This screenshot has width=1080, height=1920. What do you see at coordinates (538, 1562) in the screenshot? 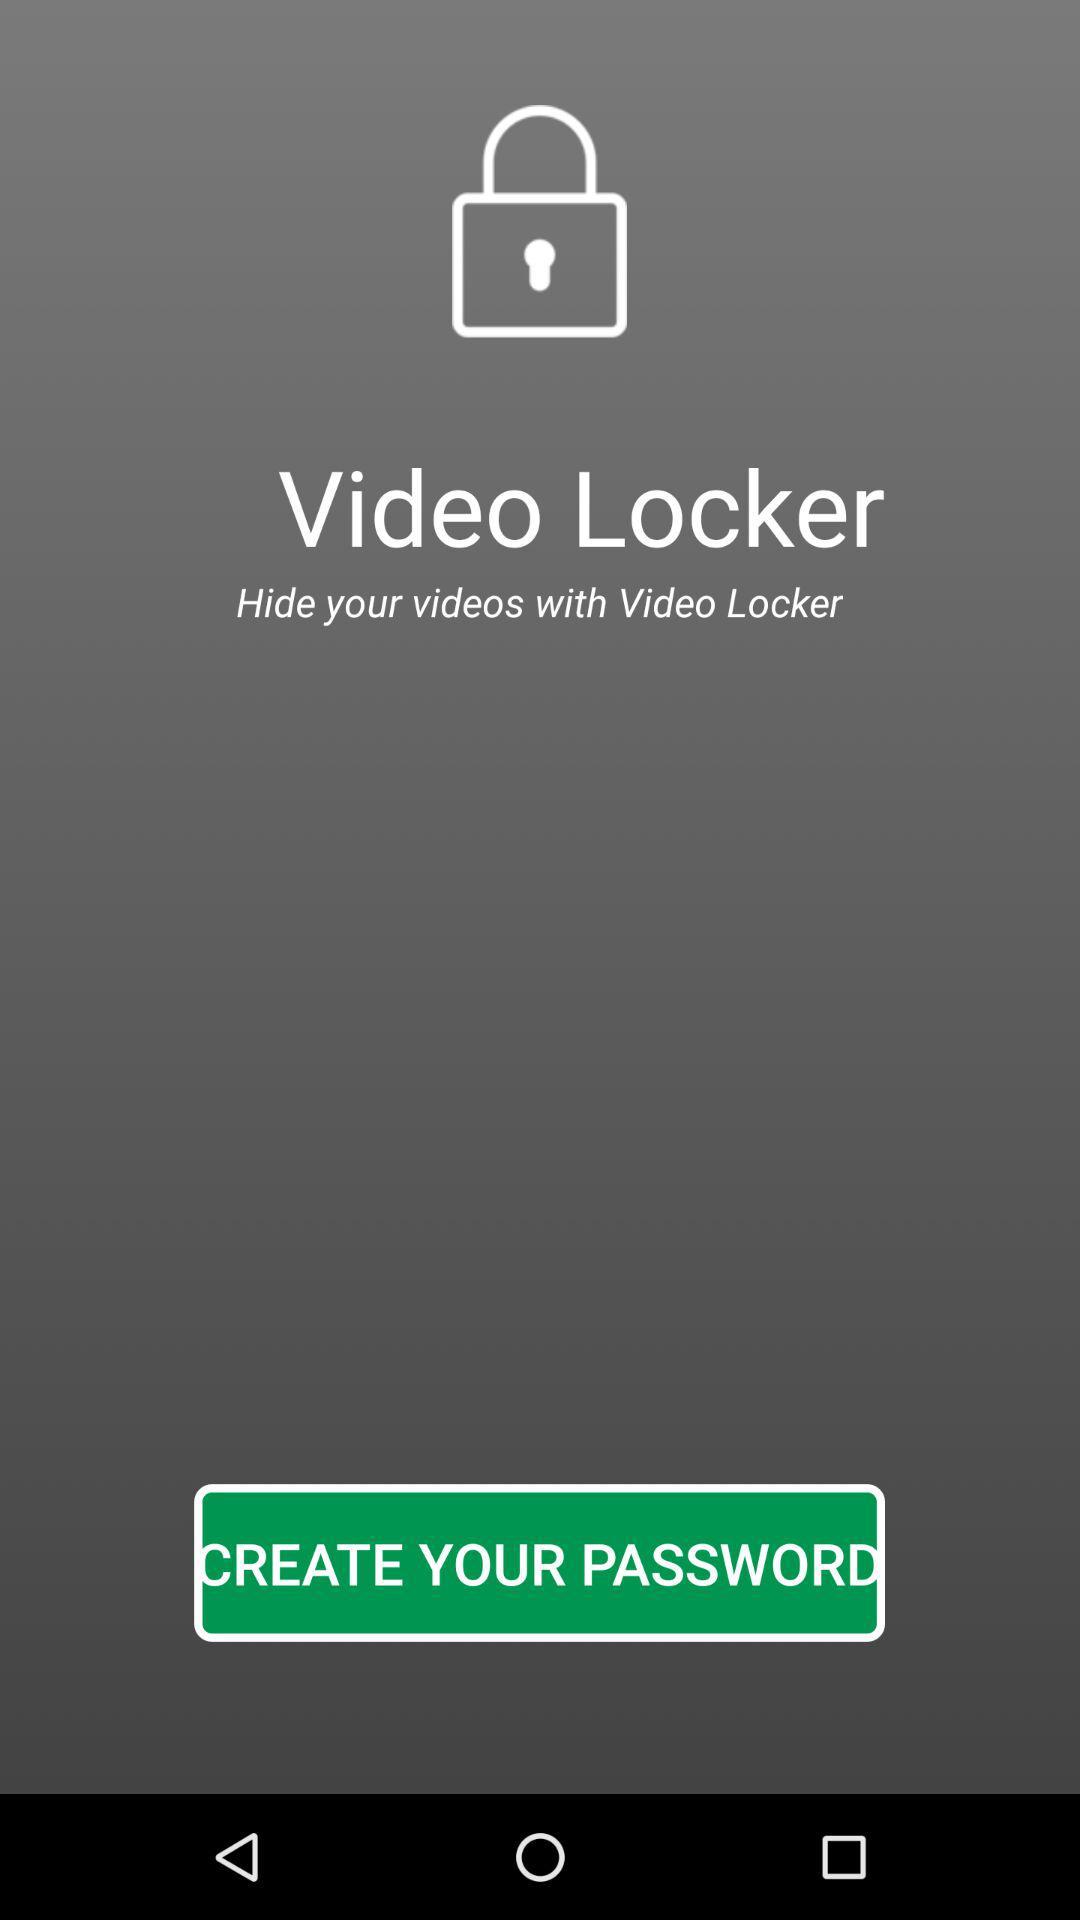
I see `create your password icon` at bounding box center [538, 1562].